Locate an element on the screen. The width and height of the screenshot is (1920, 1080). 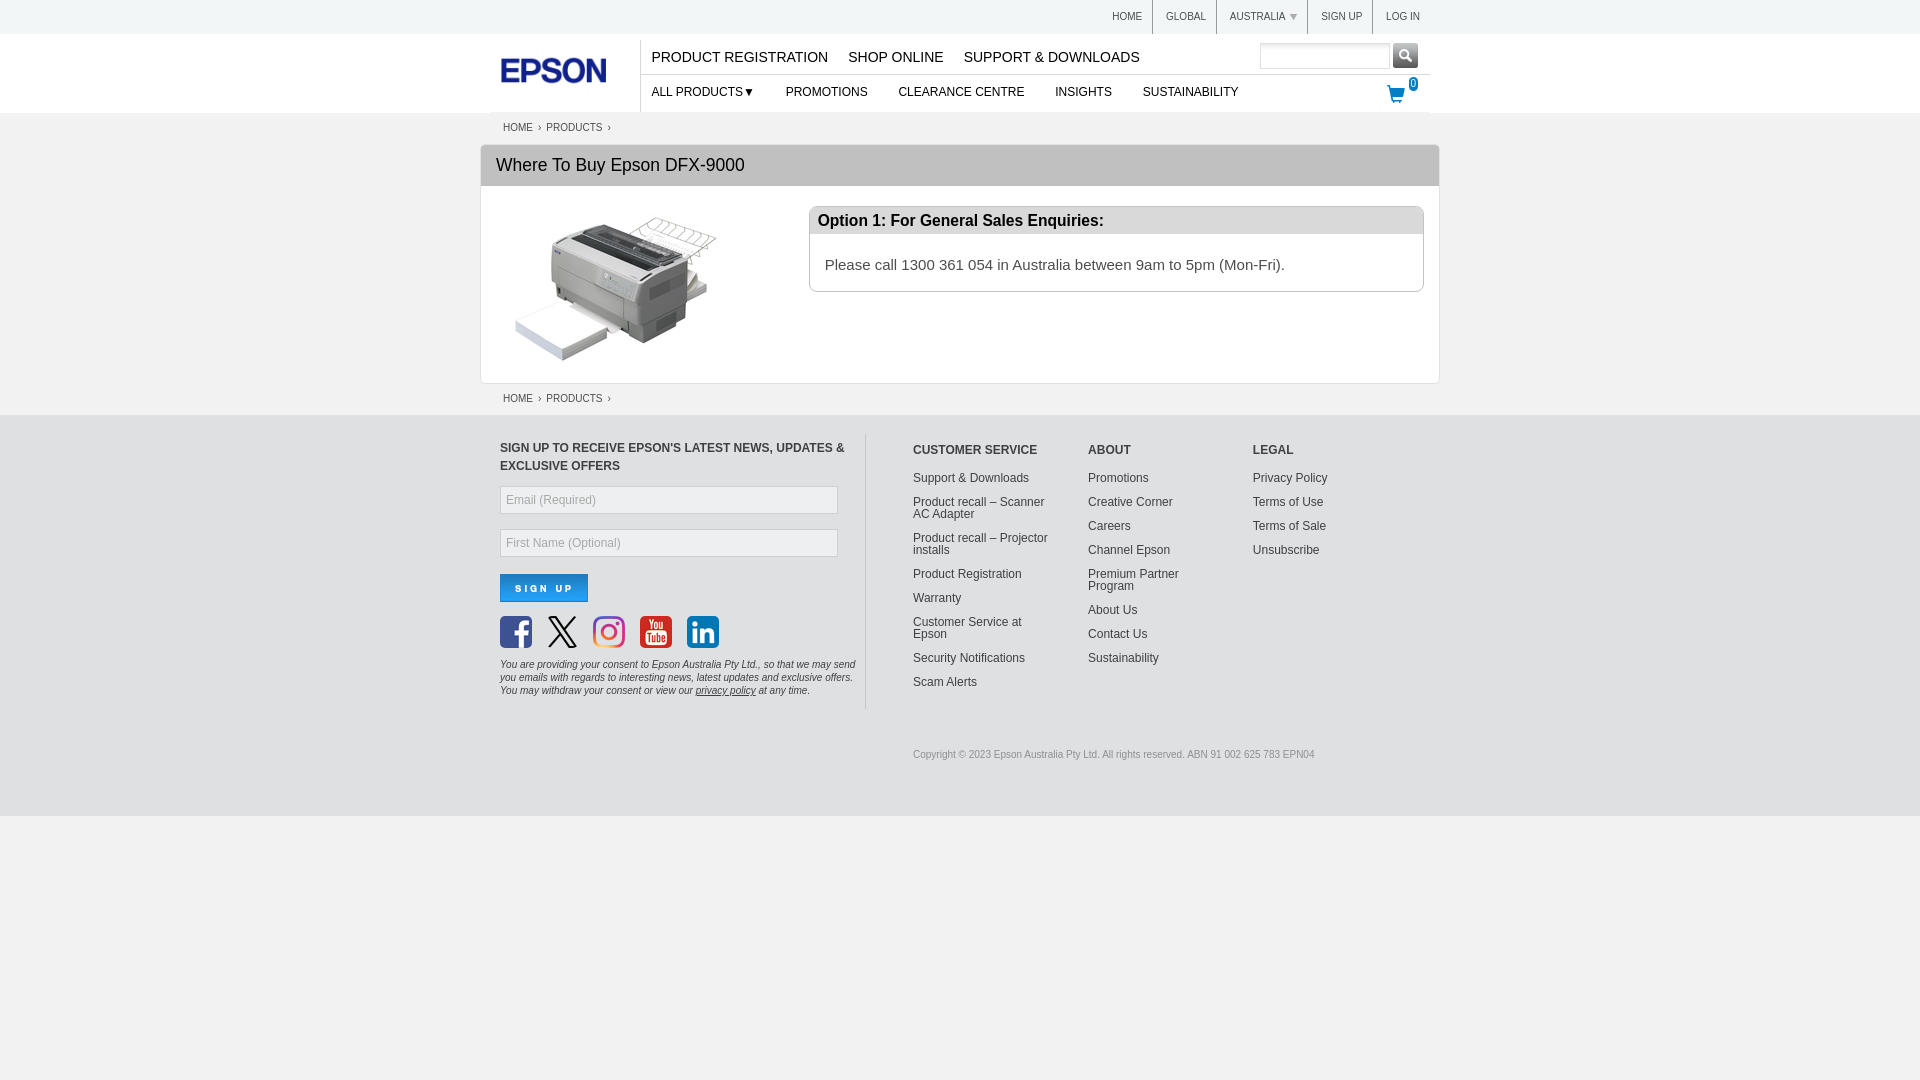
'Sustainability' is located at coordinates (1123, 658).